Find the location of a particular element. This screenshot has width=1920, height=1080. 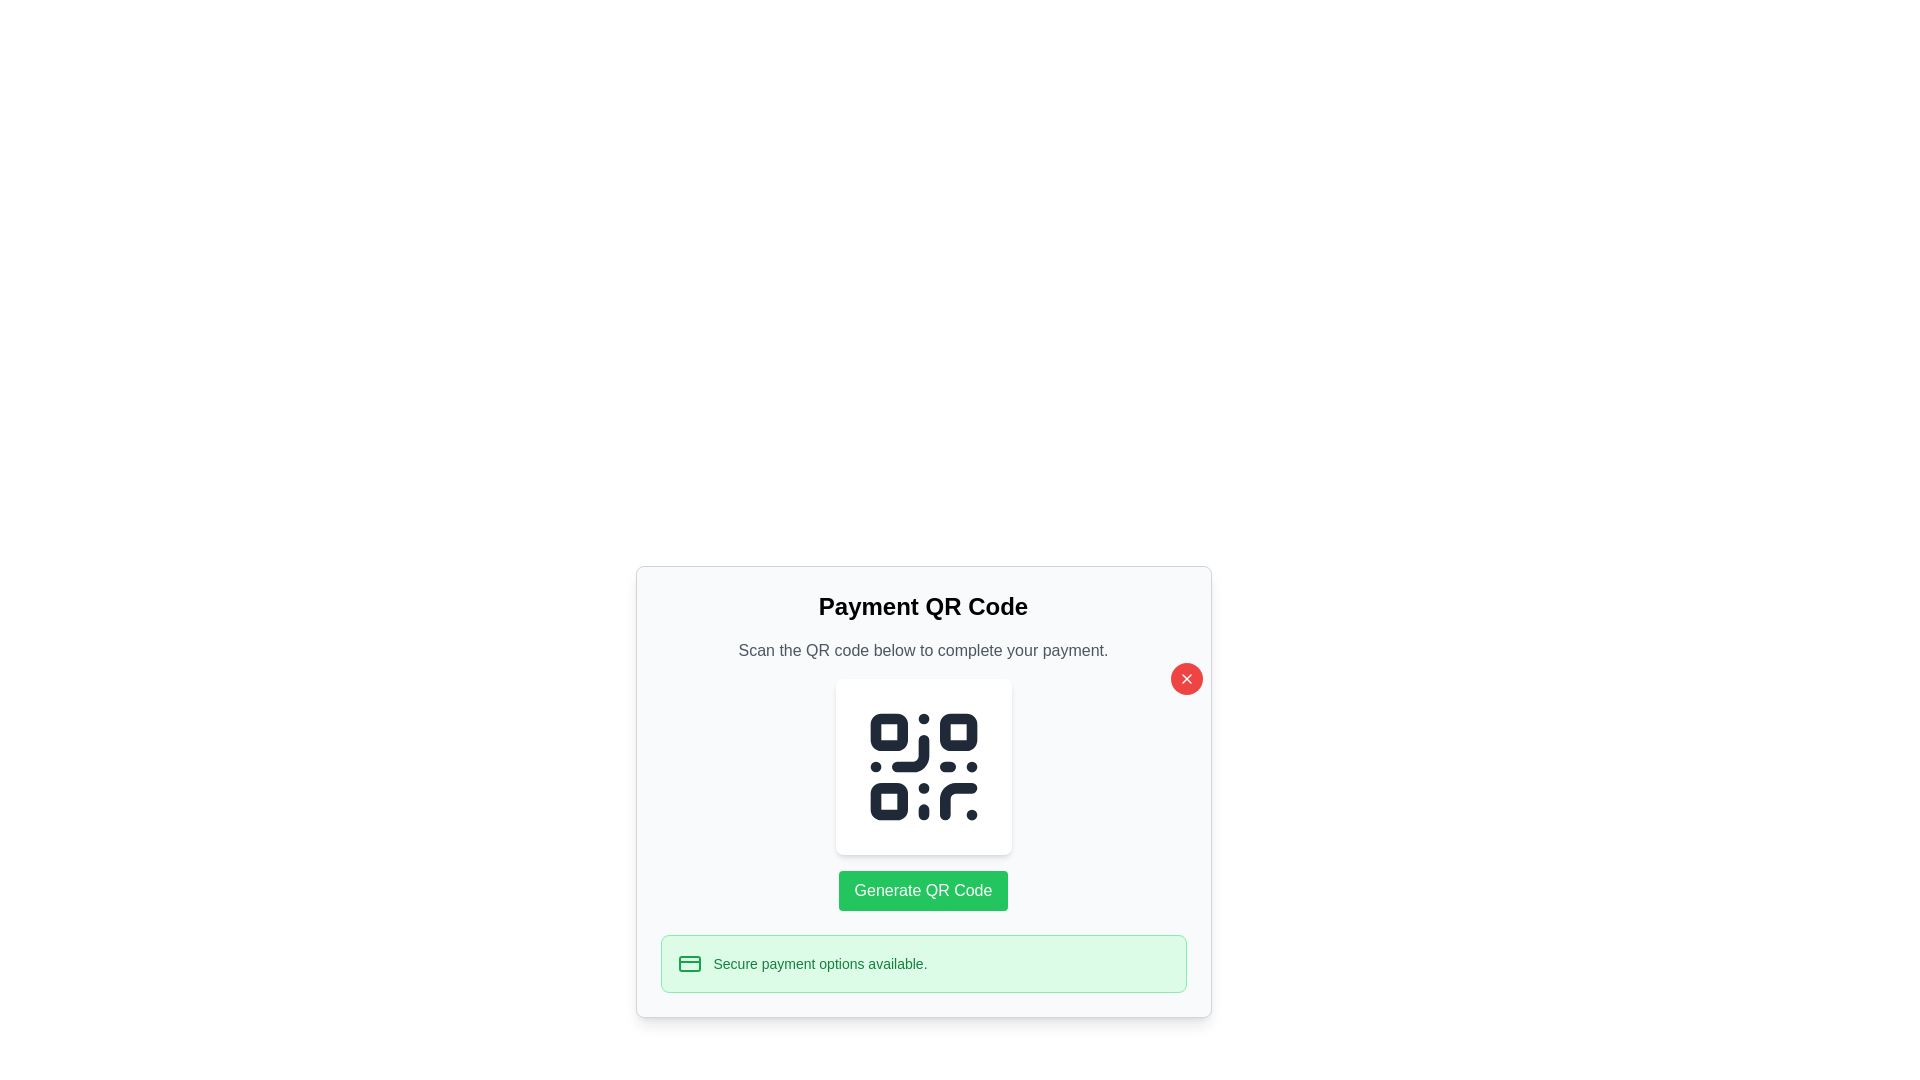

the green rectangular button labeled 'Generate QR Code' to generate a QR code is located at coordinates (922, 890).